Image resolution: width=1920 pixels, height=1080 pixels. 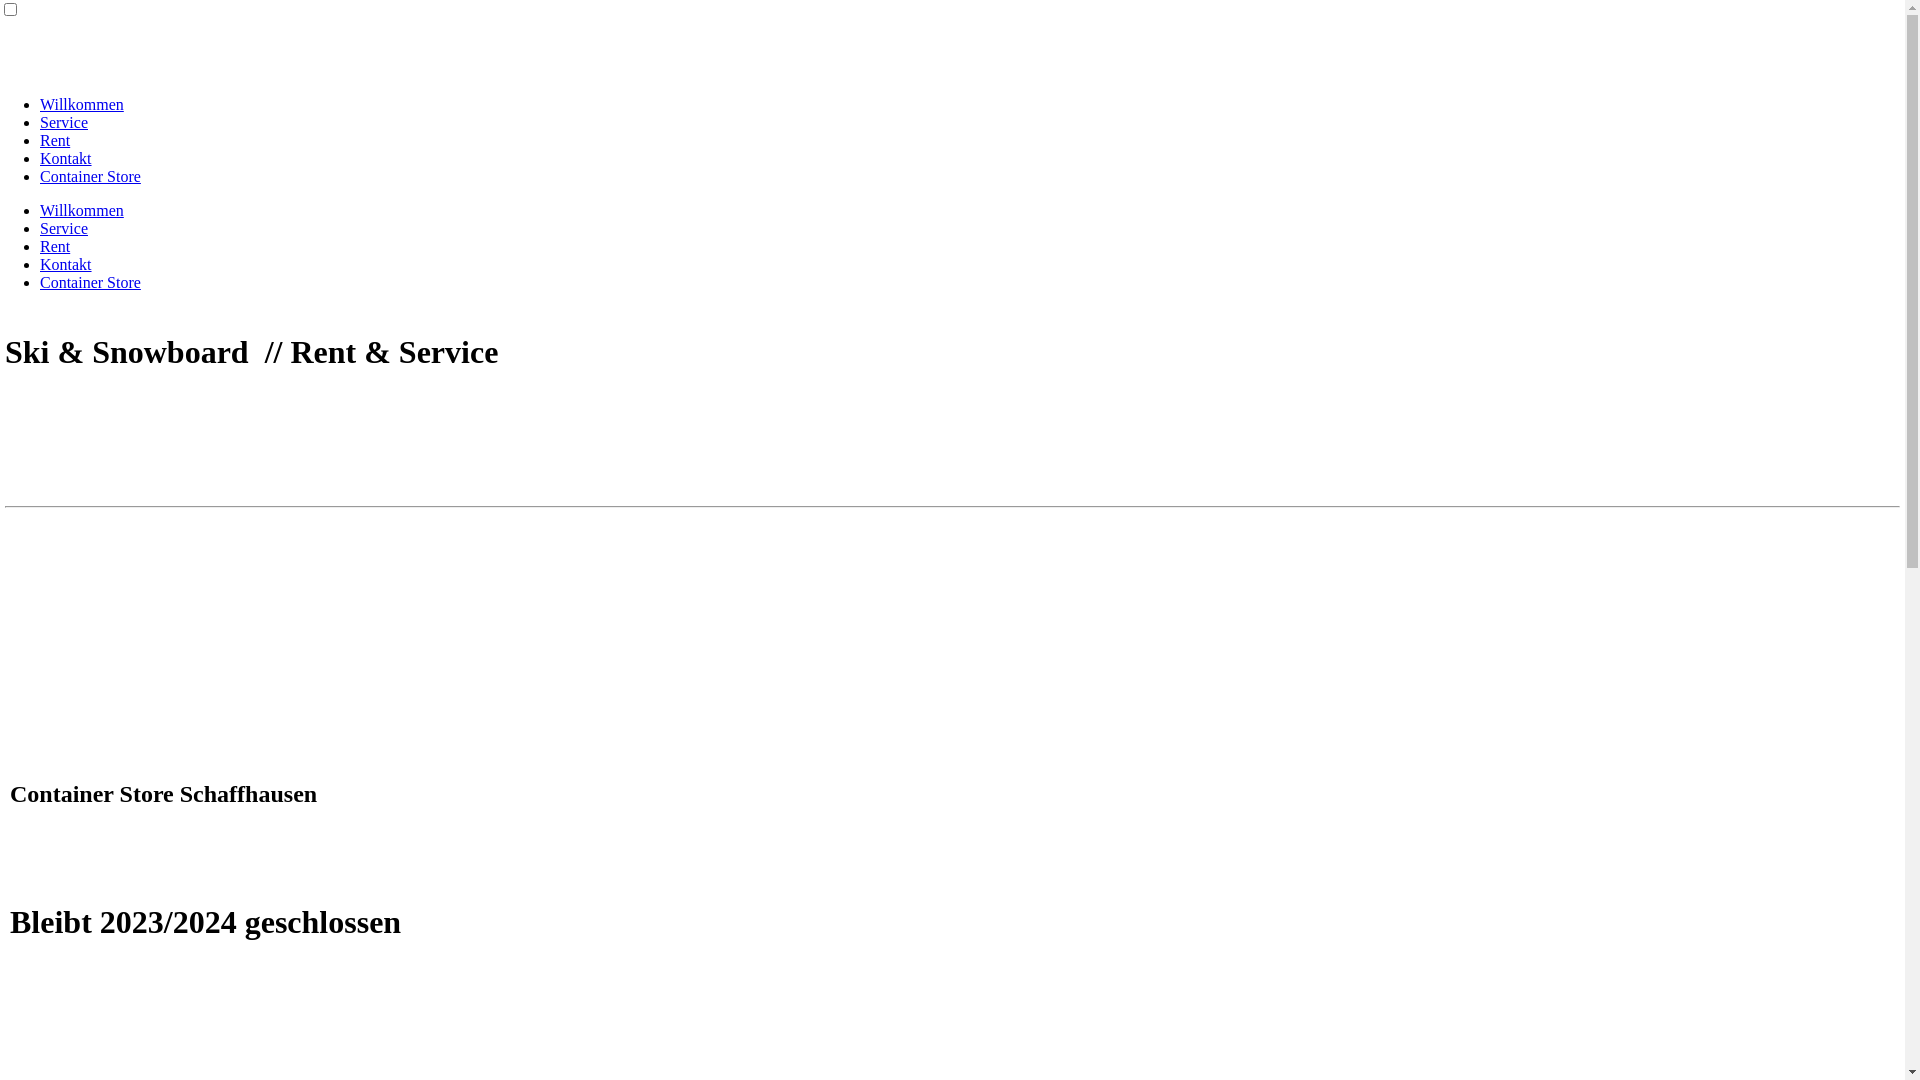 What do you see at coordinates (66, 157) in the screenshot?
I see `'Kontakt'` at bounding box center [66, 157].